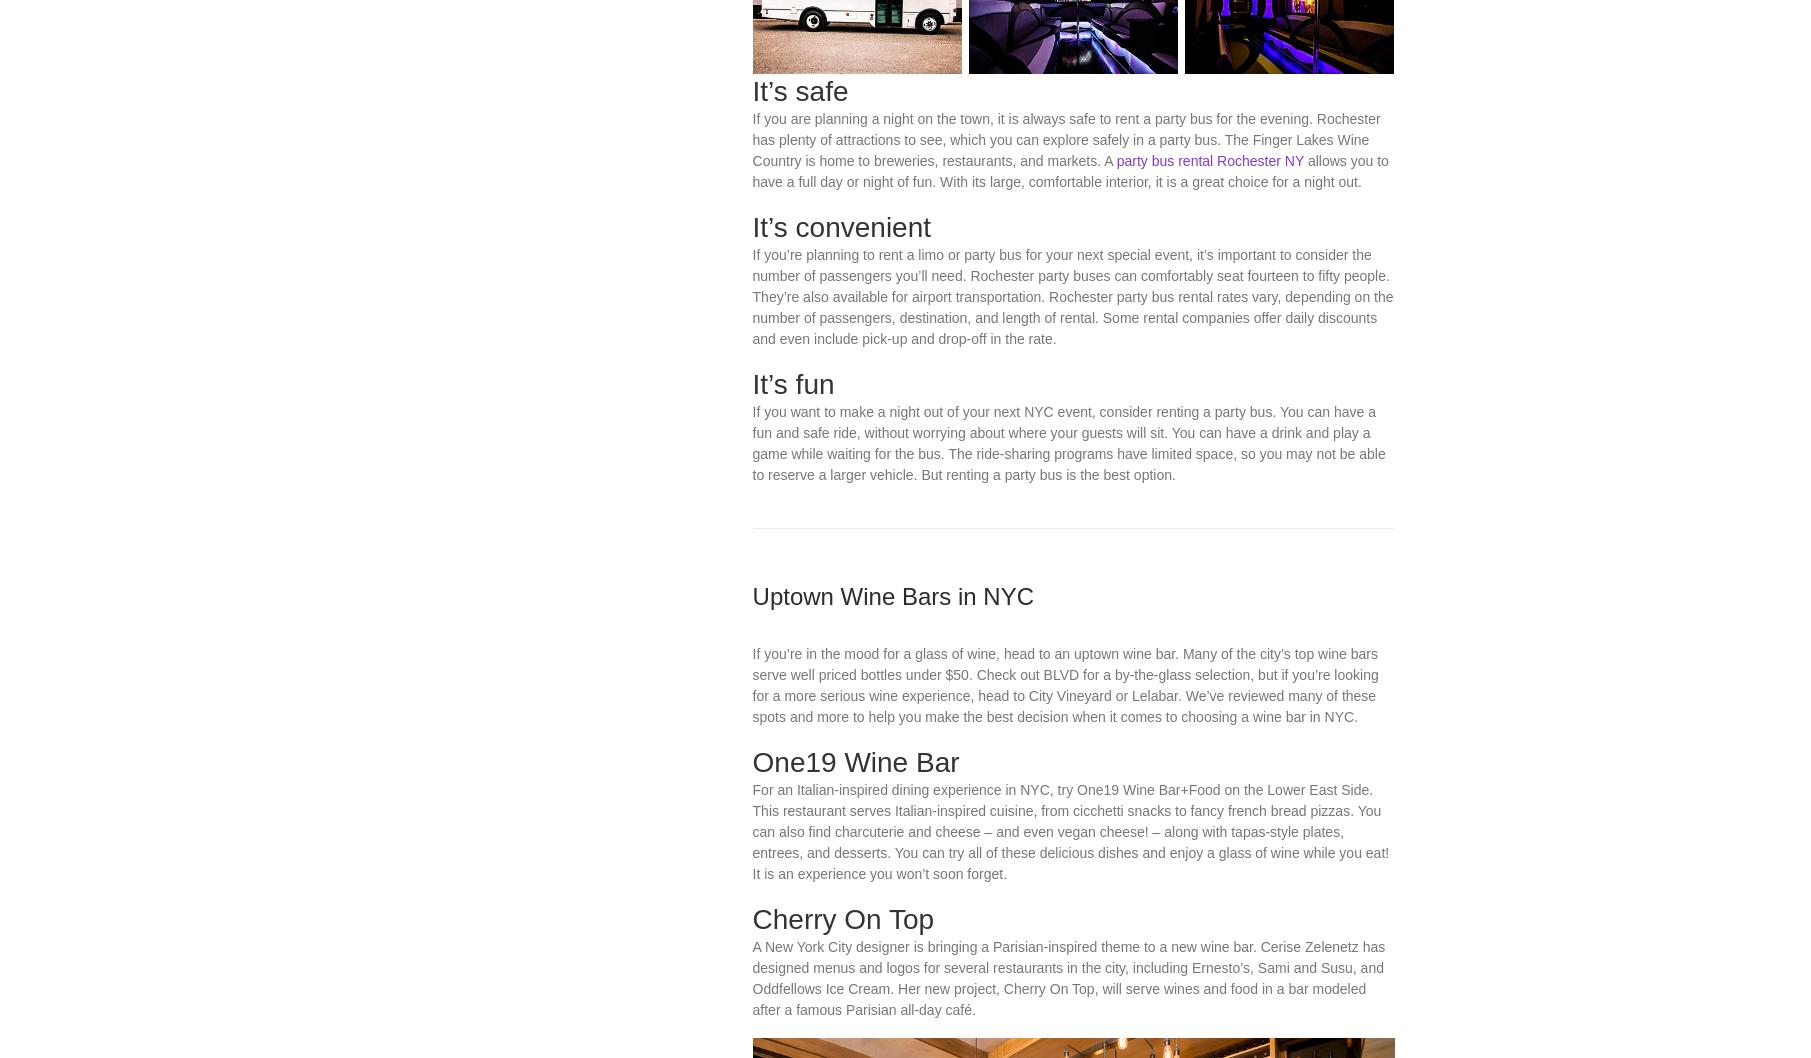 This screenshot has width=1811, height=1058. Describe the element at coordinates (1114, 350) in the screenshot. I see `'party bus rental Rochester NY'` at that location.